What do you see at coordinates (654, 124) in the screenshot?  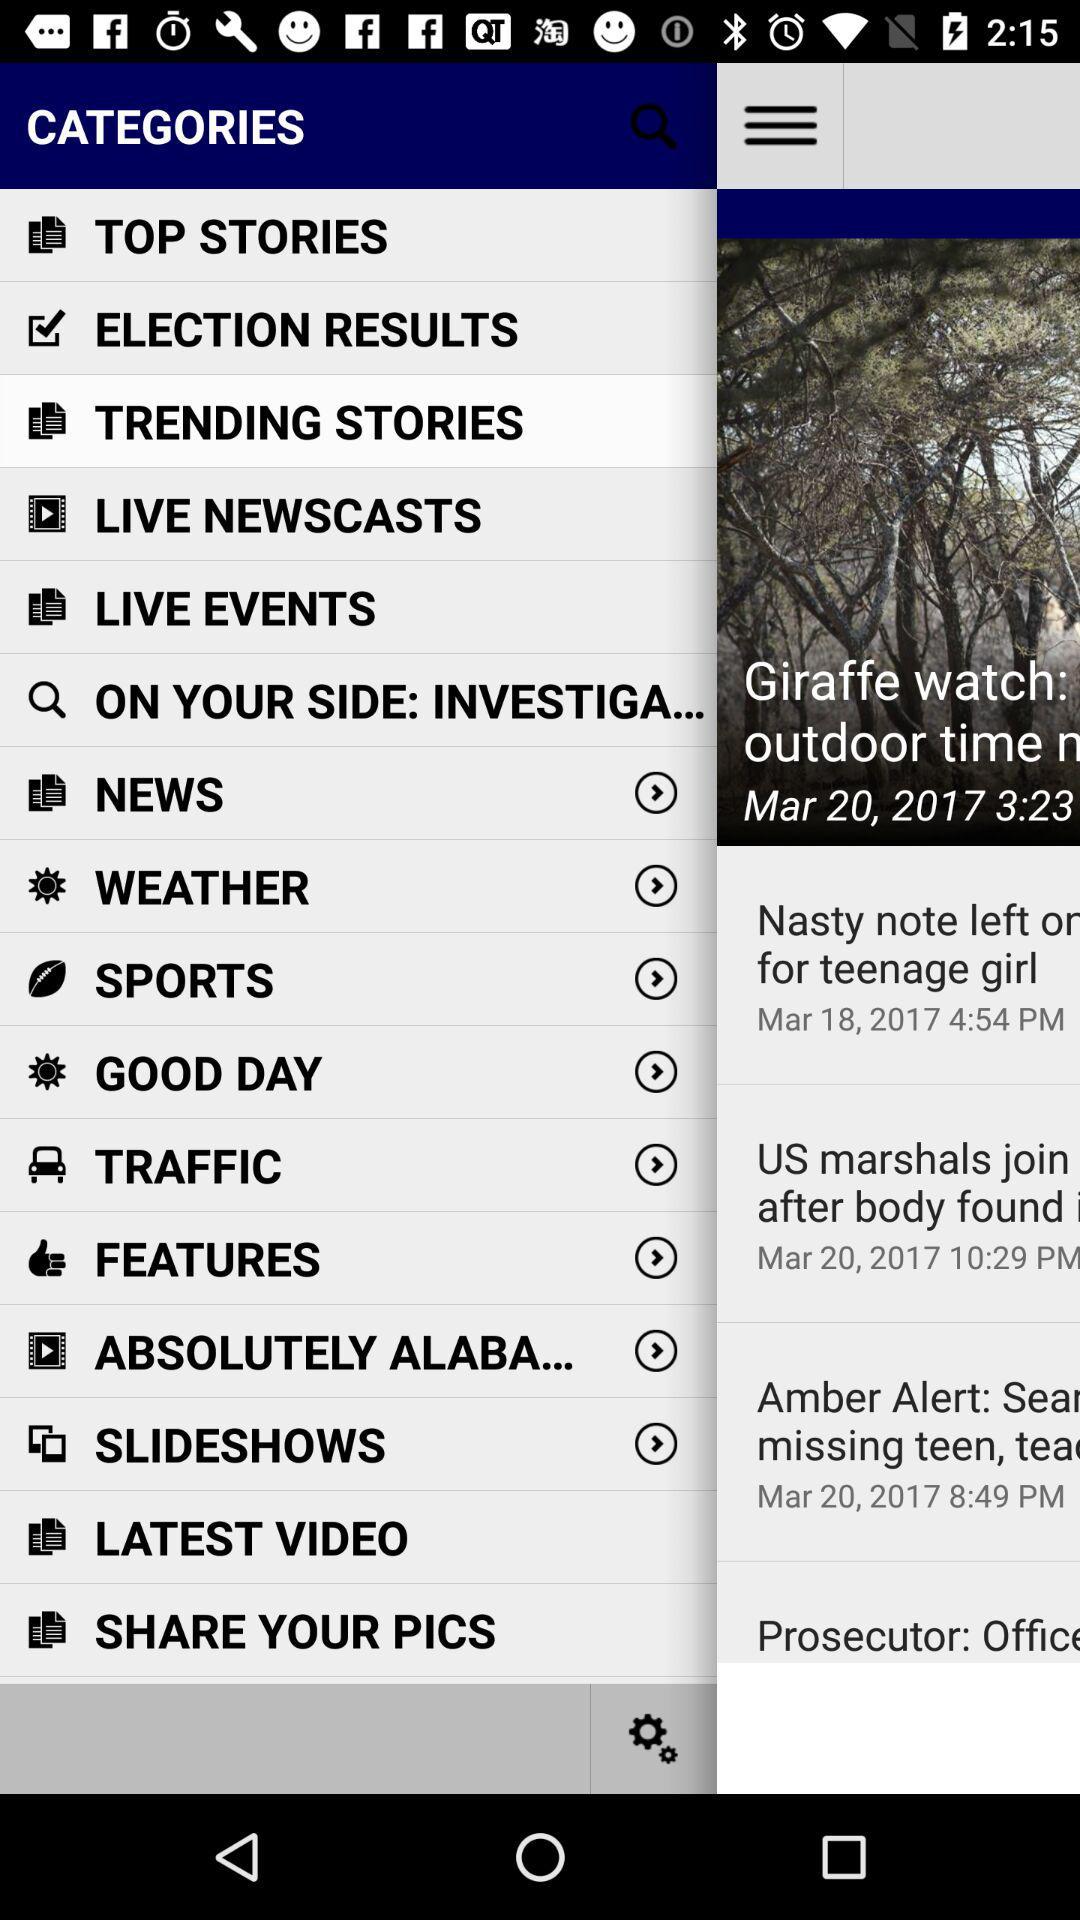 I see `search` at bounding box center [654, 124].